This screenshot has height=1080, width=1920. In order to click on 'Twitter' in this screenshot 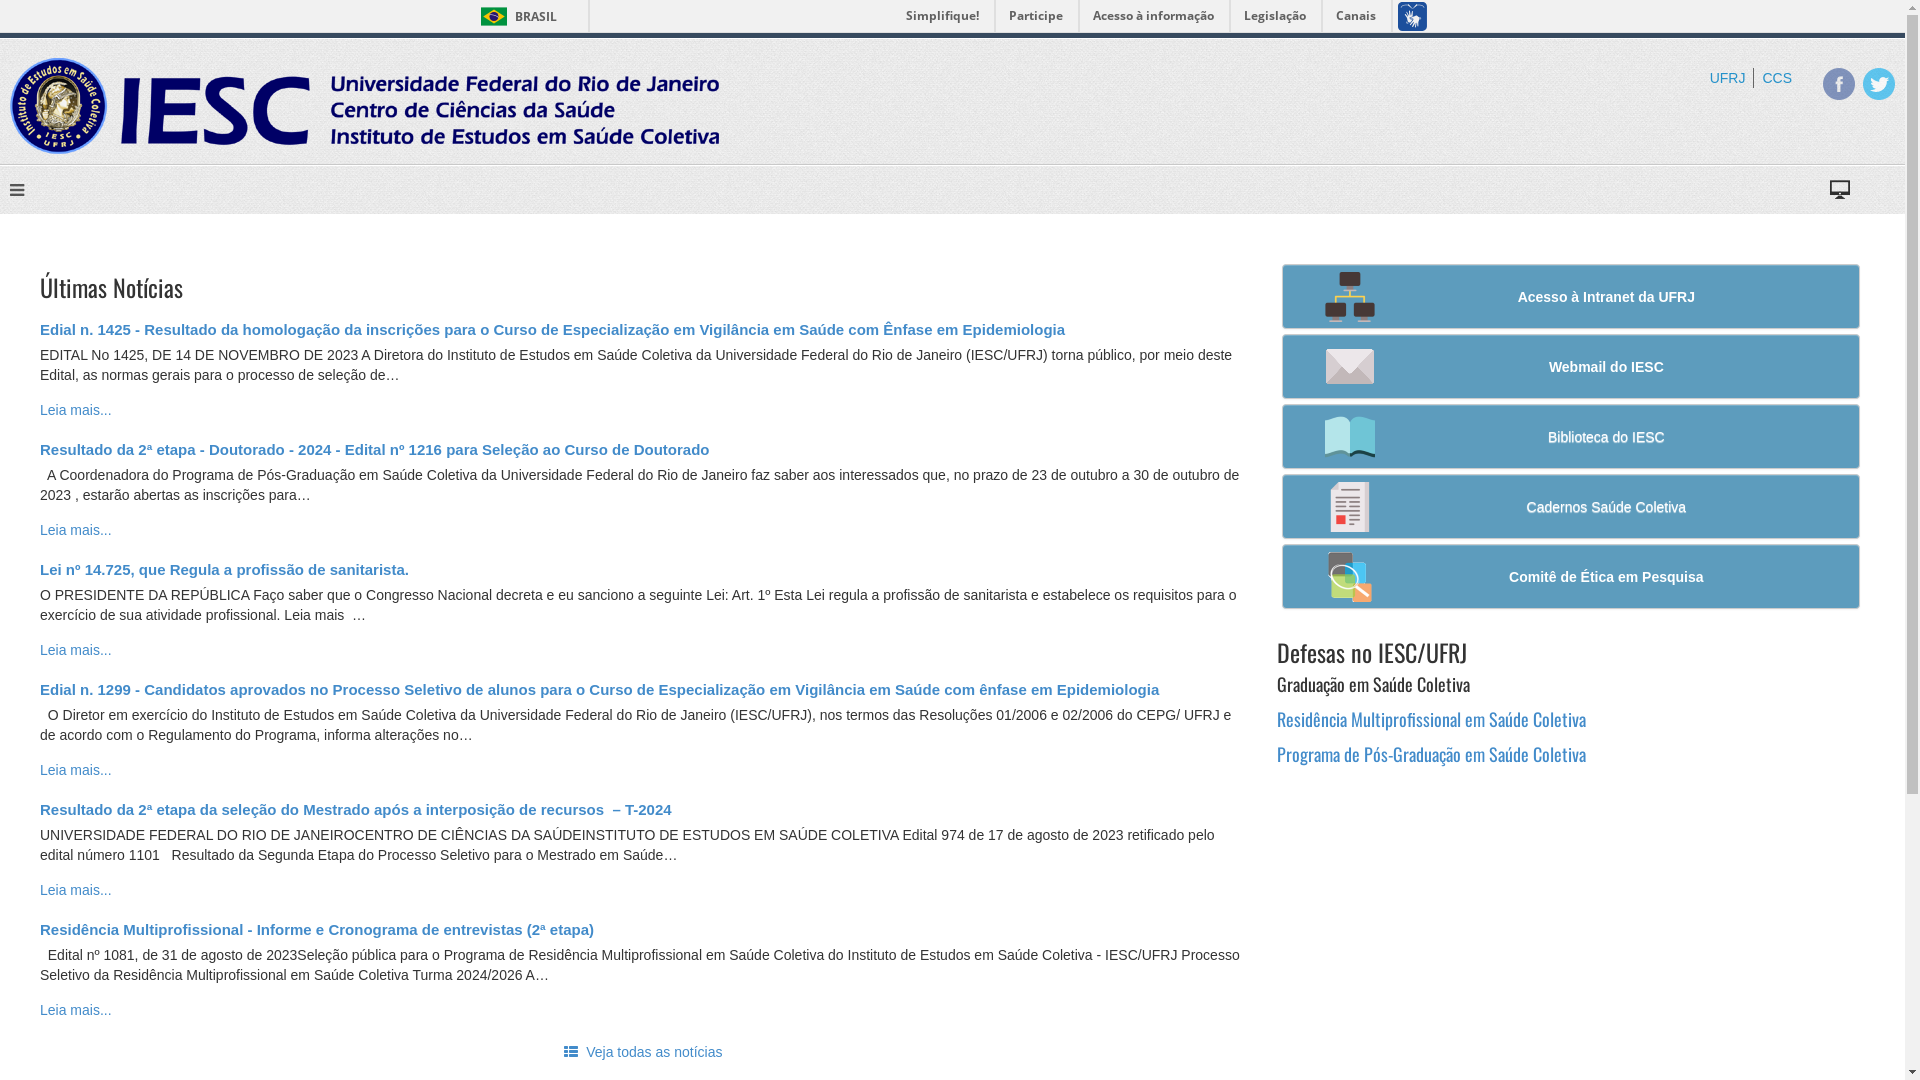, I will do `click(1877, 83)`.